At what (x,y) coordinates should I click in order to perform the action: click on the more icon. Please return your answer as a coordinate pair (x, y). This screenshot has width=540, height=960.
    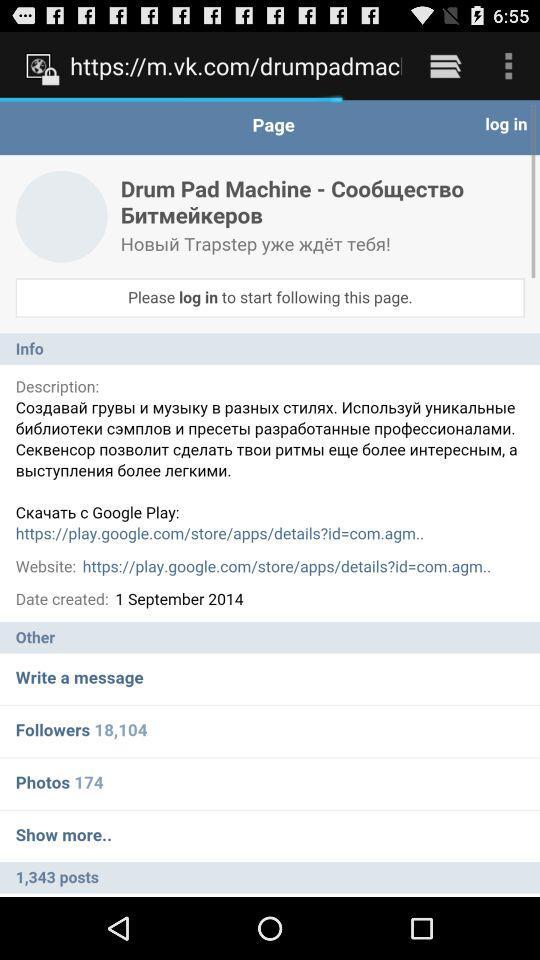
    Looking at the image, I should click on (508, 70).